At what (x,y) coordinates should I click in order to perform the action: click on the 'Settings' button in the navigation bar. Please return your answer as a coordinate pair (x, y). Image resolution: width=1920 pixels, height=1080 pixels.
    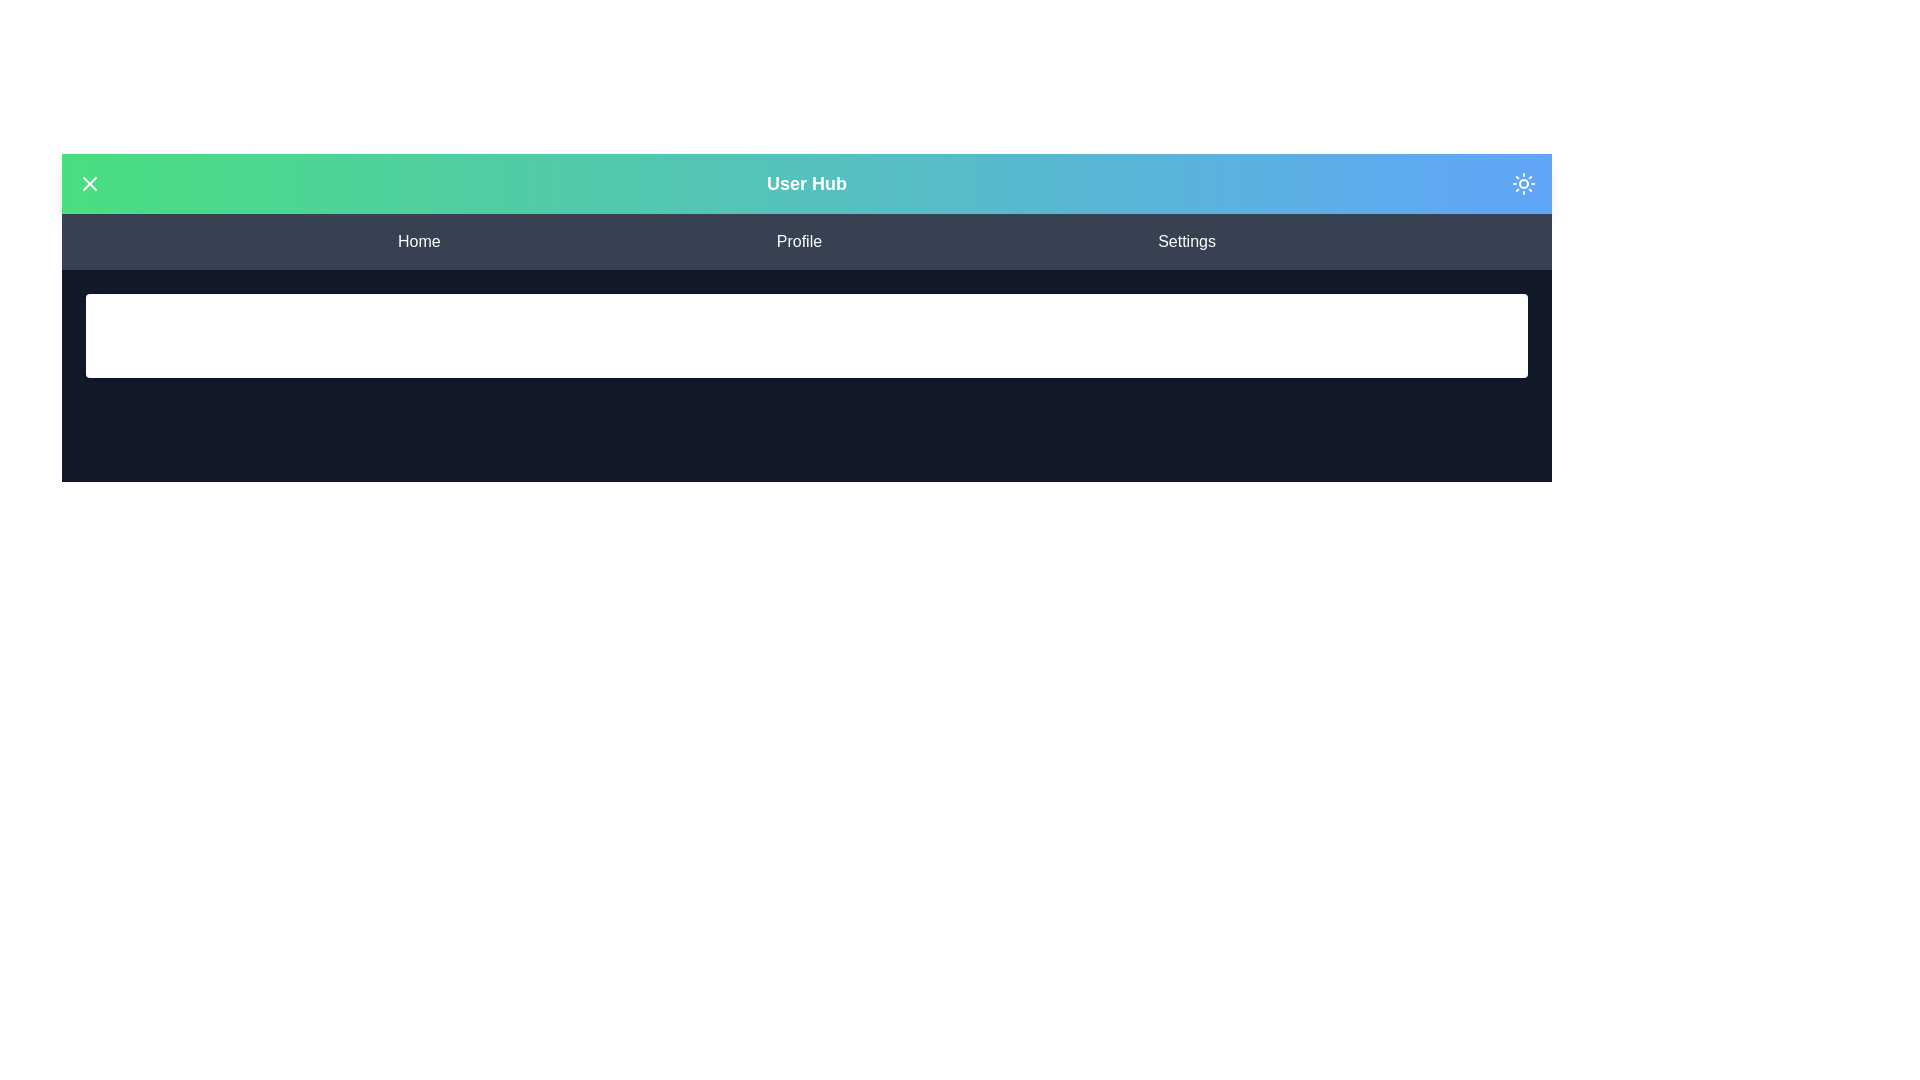
    Looking at the image, I should click on (1186, 241).